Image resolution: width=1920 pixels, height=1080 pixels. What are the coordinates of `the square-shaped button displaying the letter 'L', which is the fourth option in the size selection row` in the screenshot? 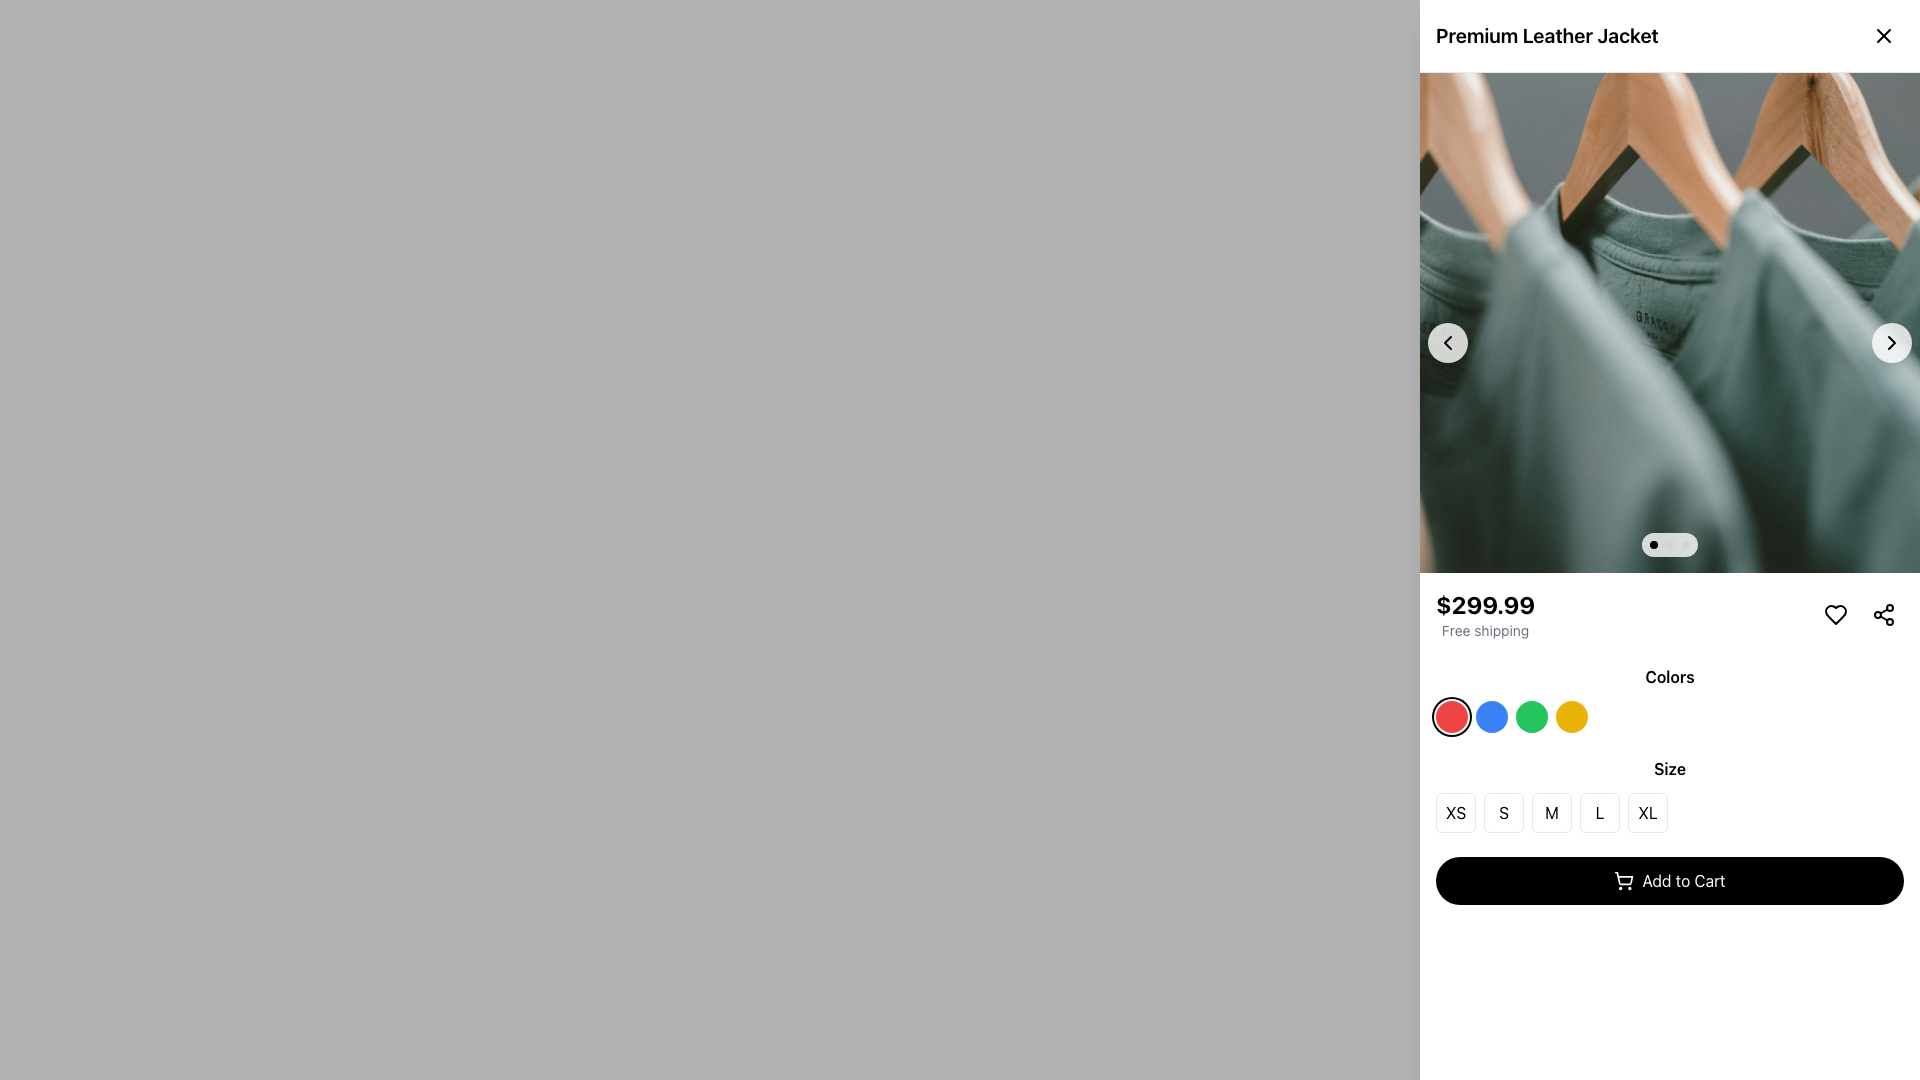 It's located at (1598, 813).